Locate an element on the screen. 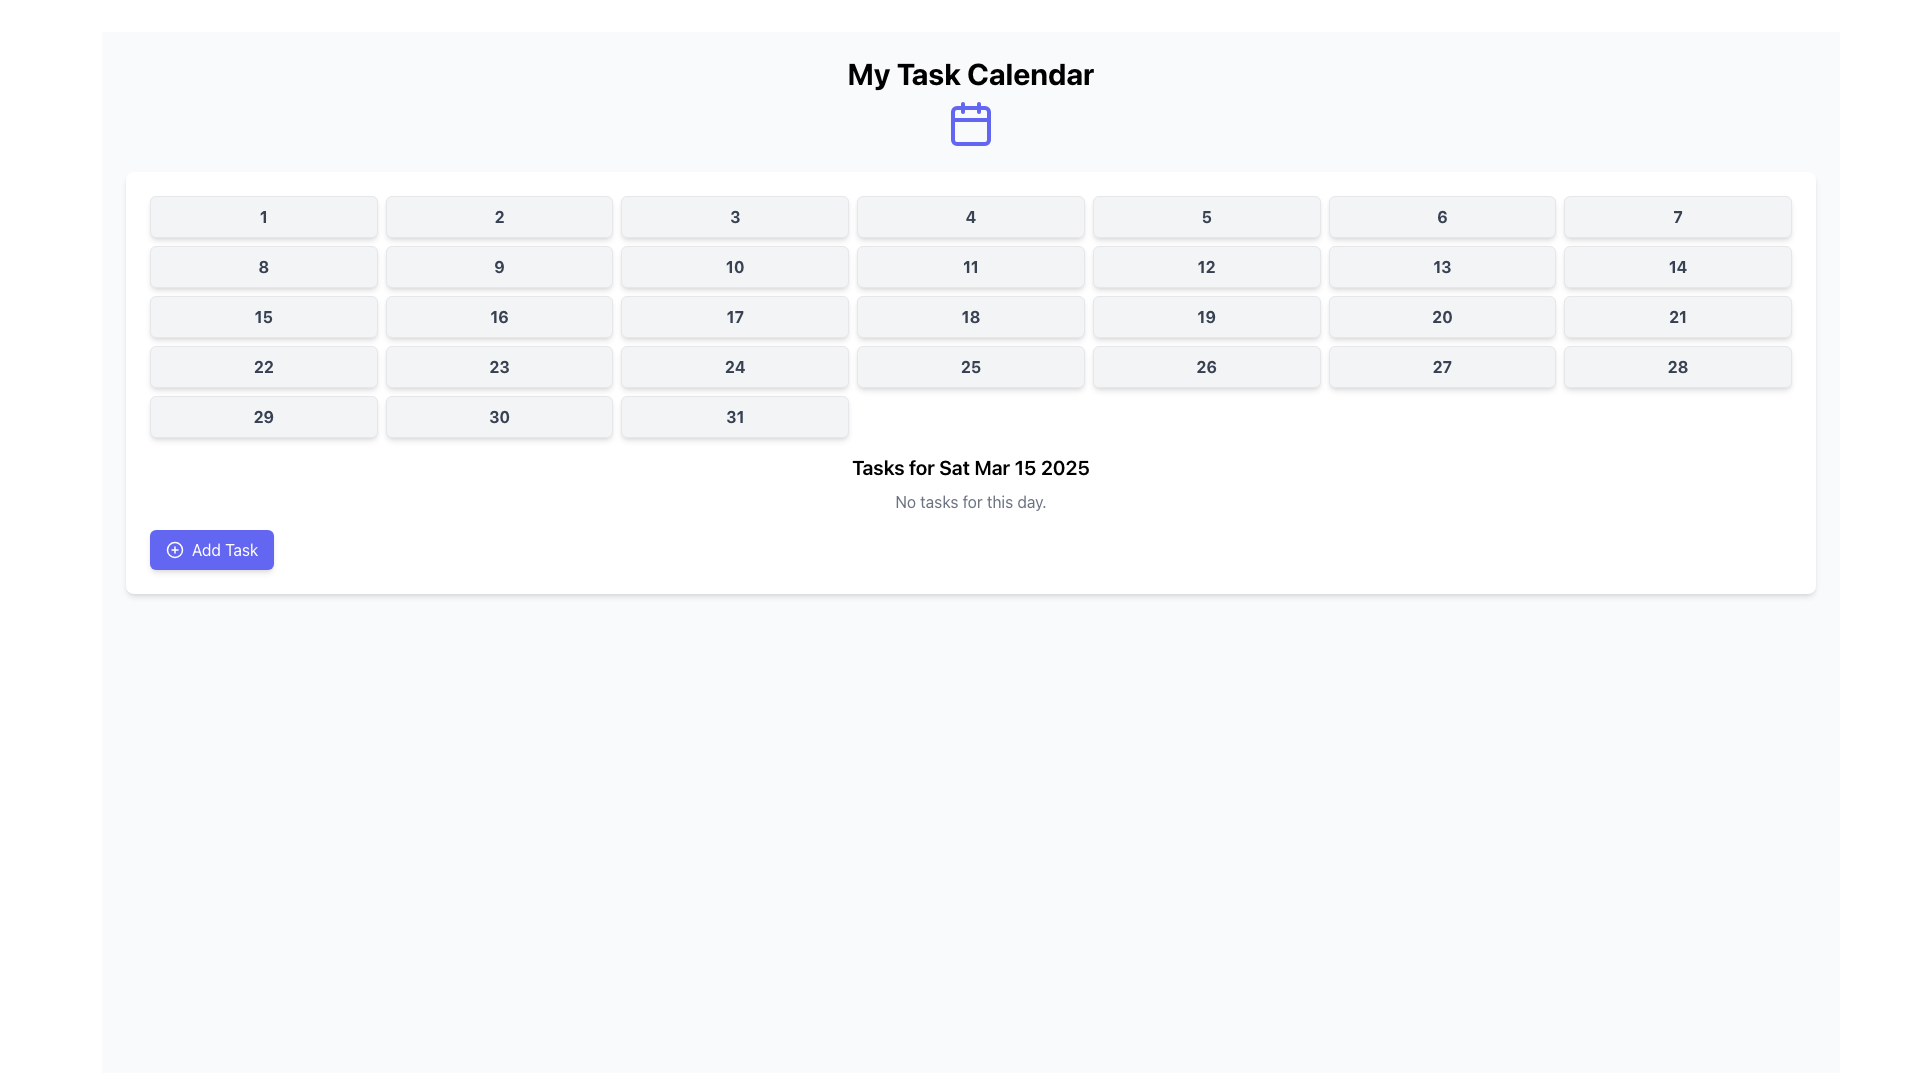  the selectable button for the 25th day in the calendar grid is located at coordinates (970, 366).